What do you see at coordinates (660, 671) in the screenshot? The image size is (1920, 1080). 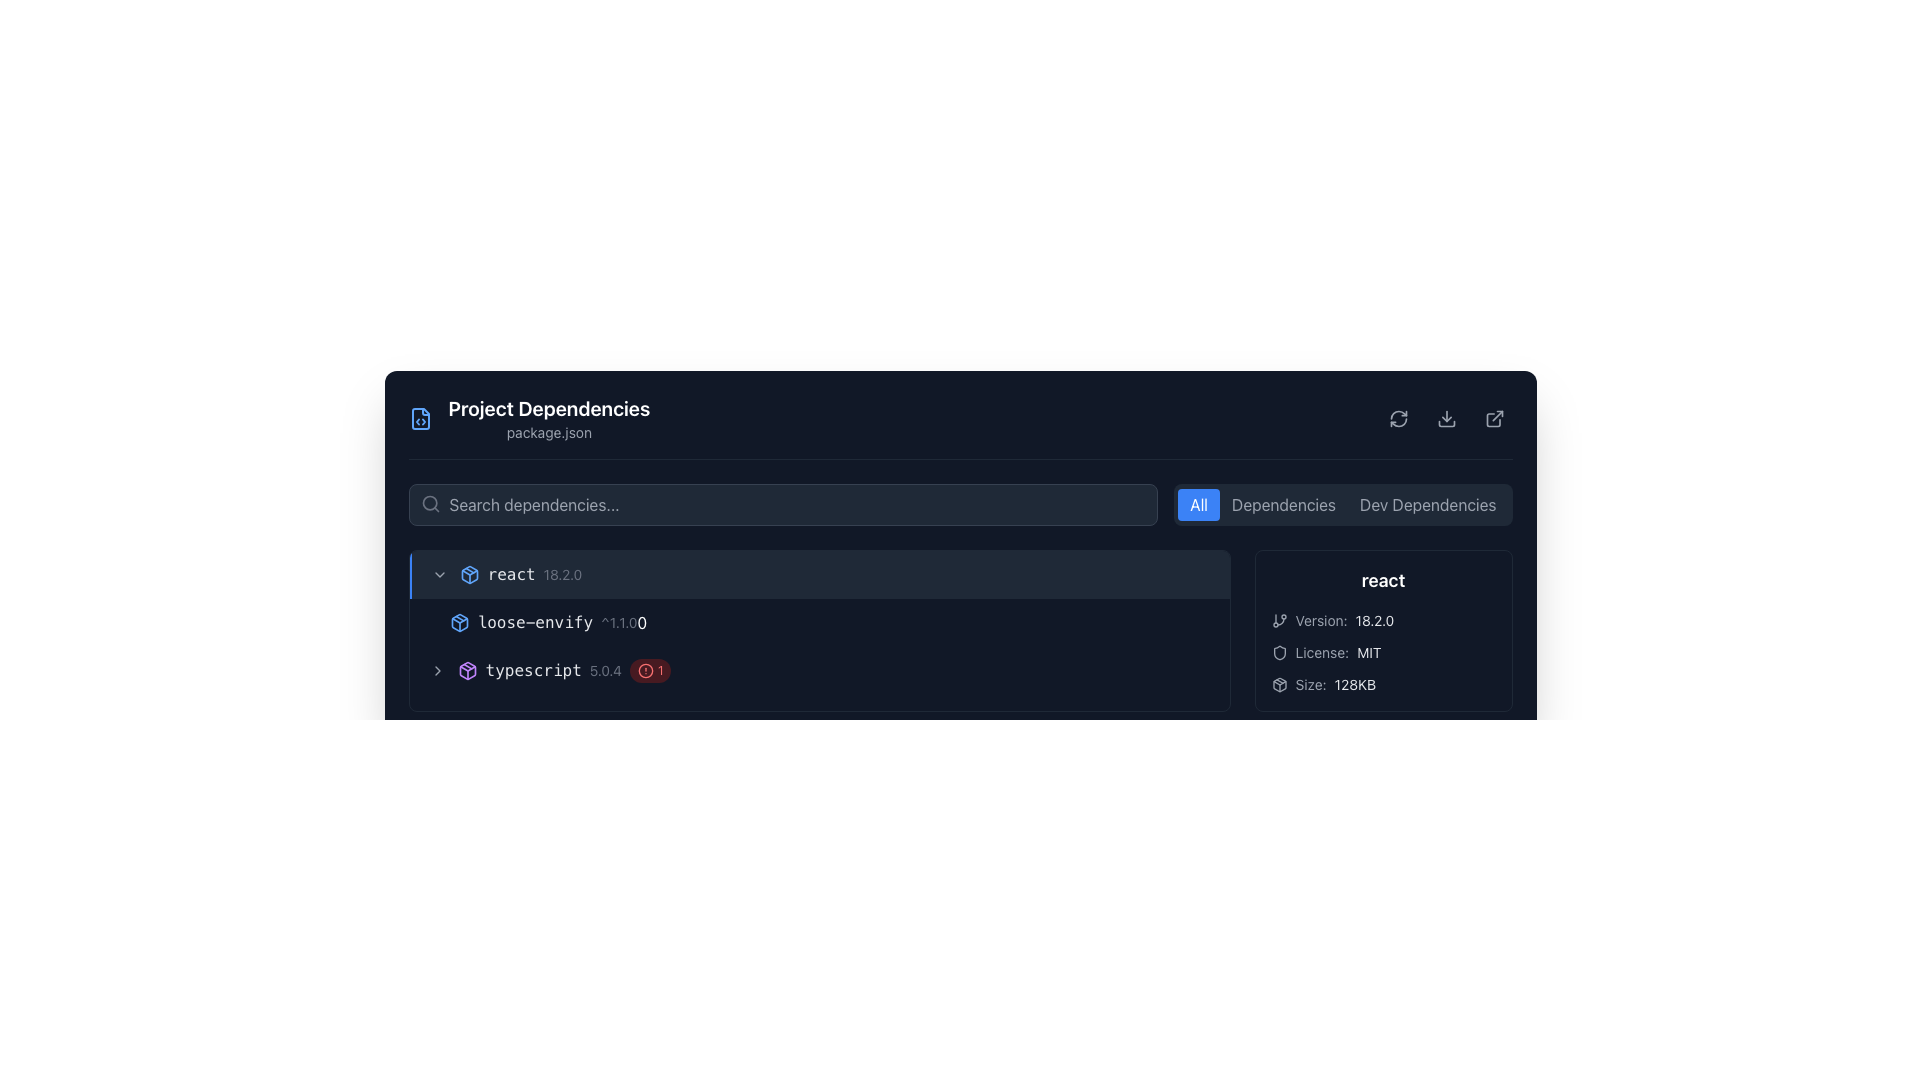 I see `the text element indicating the count or numeric status associated with the 'typescript' dependency, located within a rounded badge next to a warning icon` at bounding box center [660, 671].